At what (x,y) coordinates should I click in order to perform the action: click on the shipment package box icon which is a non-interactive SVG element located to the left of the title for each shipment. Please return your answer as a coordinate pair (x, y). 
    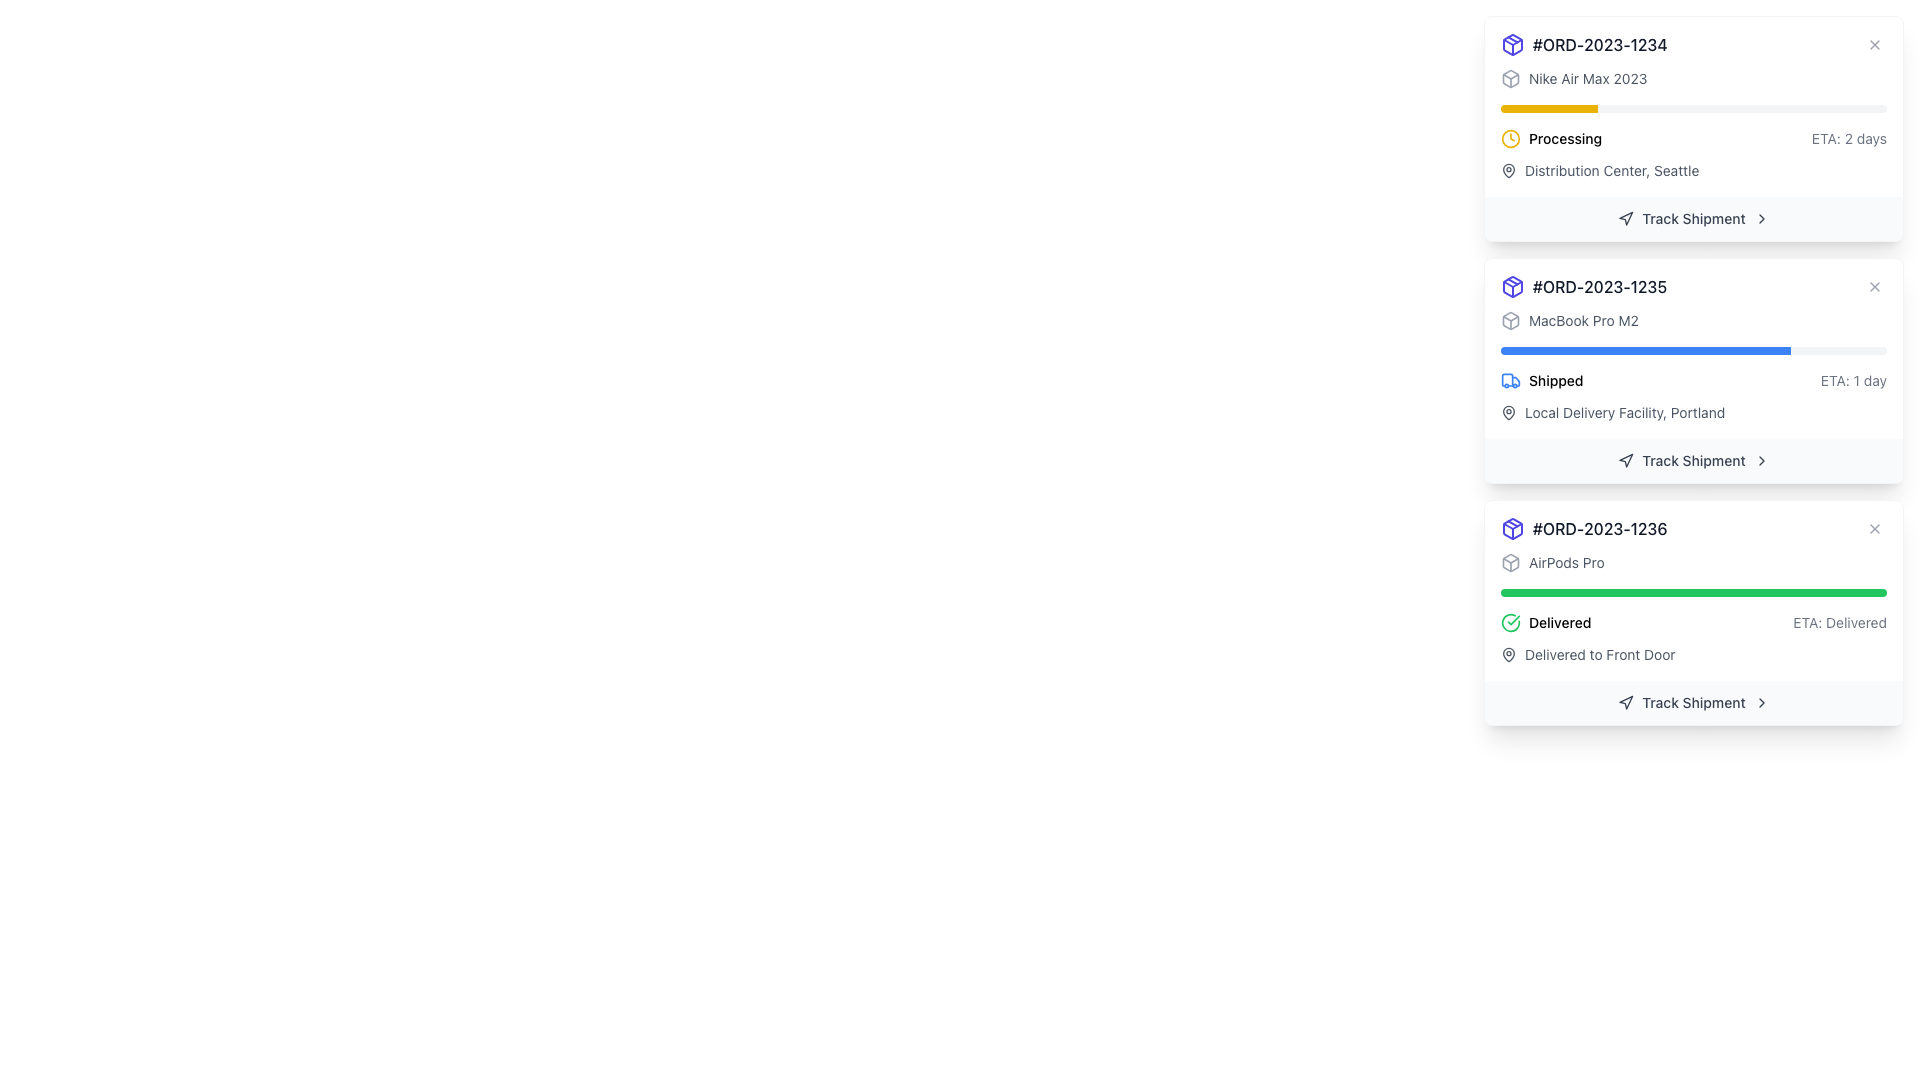
    Looking at the image, I should click on (1512, 286).